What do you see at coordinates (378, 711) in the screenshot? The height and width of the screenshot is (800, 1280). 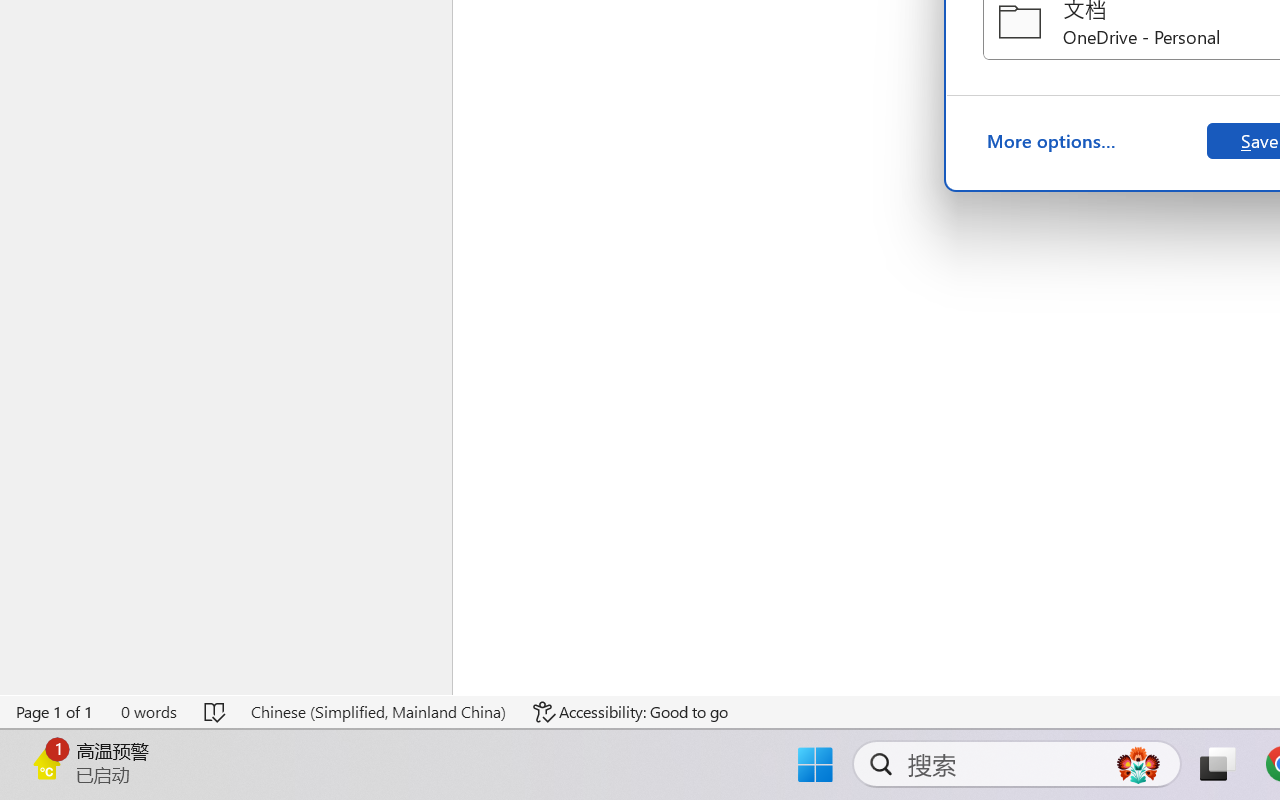 I see `'Language Chinese (Simplified, Mainland China)'` at bounding box center [378, 711].